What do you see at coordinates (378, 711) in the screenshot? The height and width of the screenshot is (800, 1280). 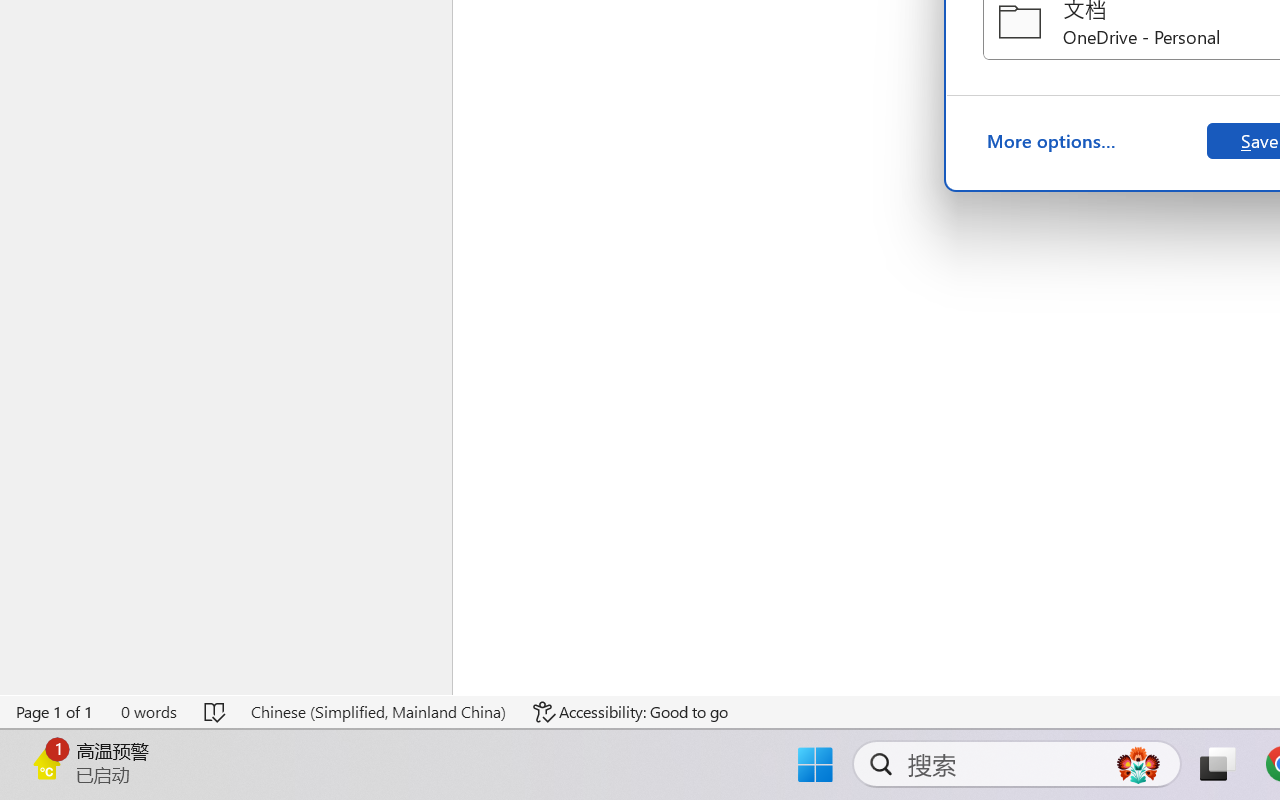 I see `'Language Chinese (Simplified, Mainland China)'` at bounding box center [378, 711].